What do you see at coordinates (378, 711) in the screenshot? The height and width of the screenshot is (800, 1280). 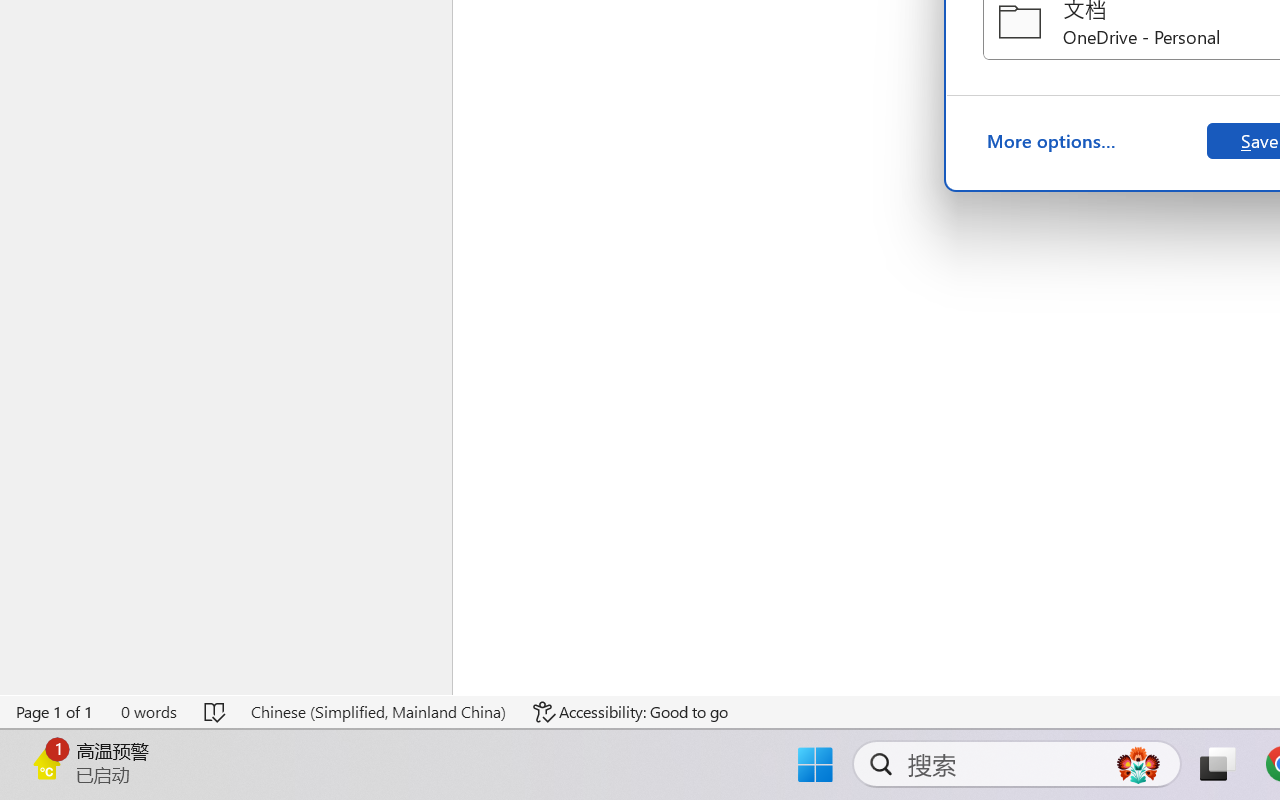 I see `'Language Chinese (Simplified, Mainland China)'` at bounding box center [378, 711].